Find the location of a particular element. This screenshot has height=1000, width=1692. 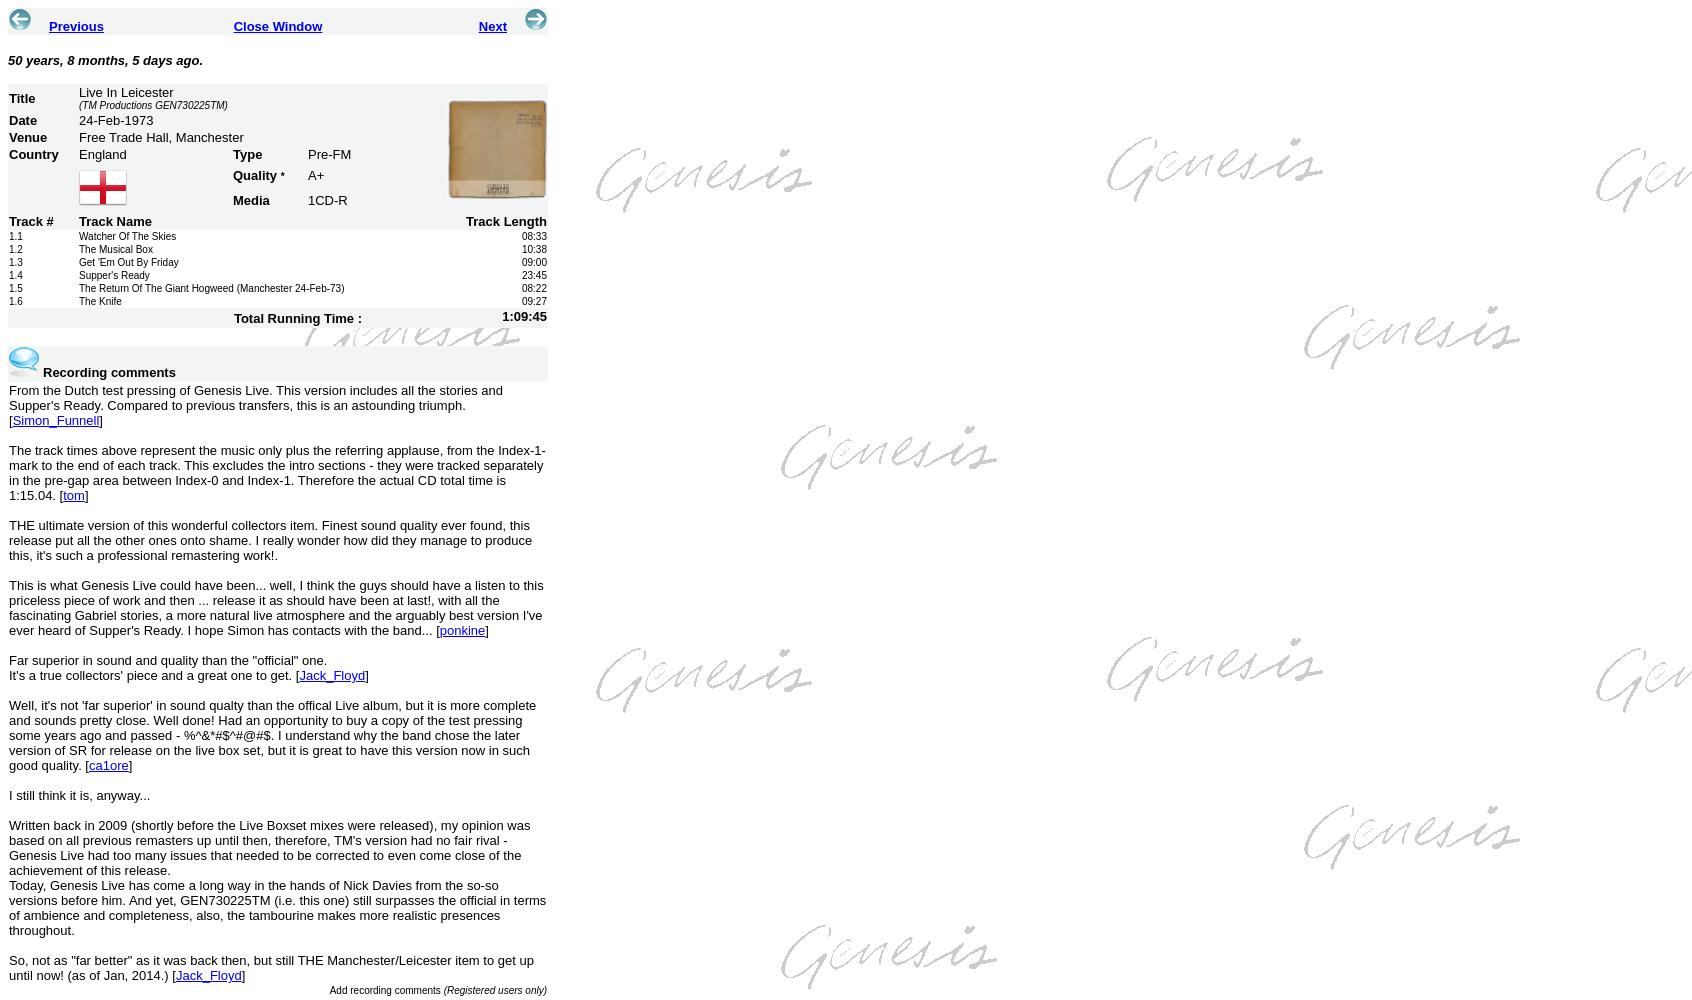

'Supper's Ready' is located at coordinates (114, 275).